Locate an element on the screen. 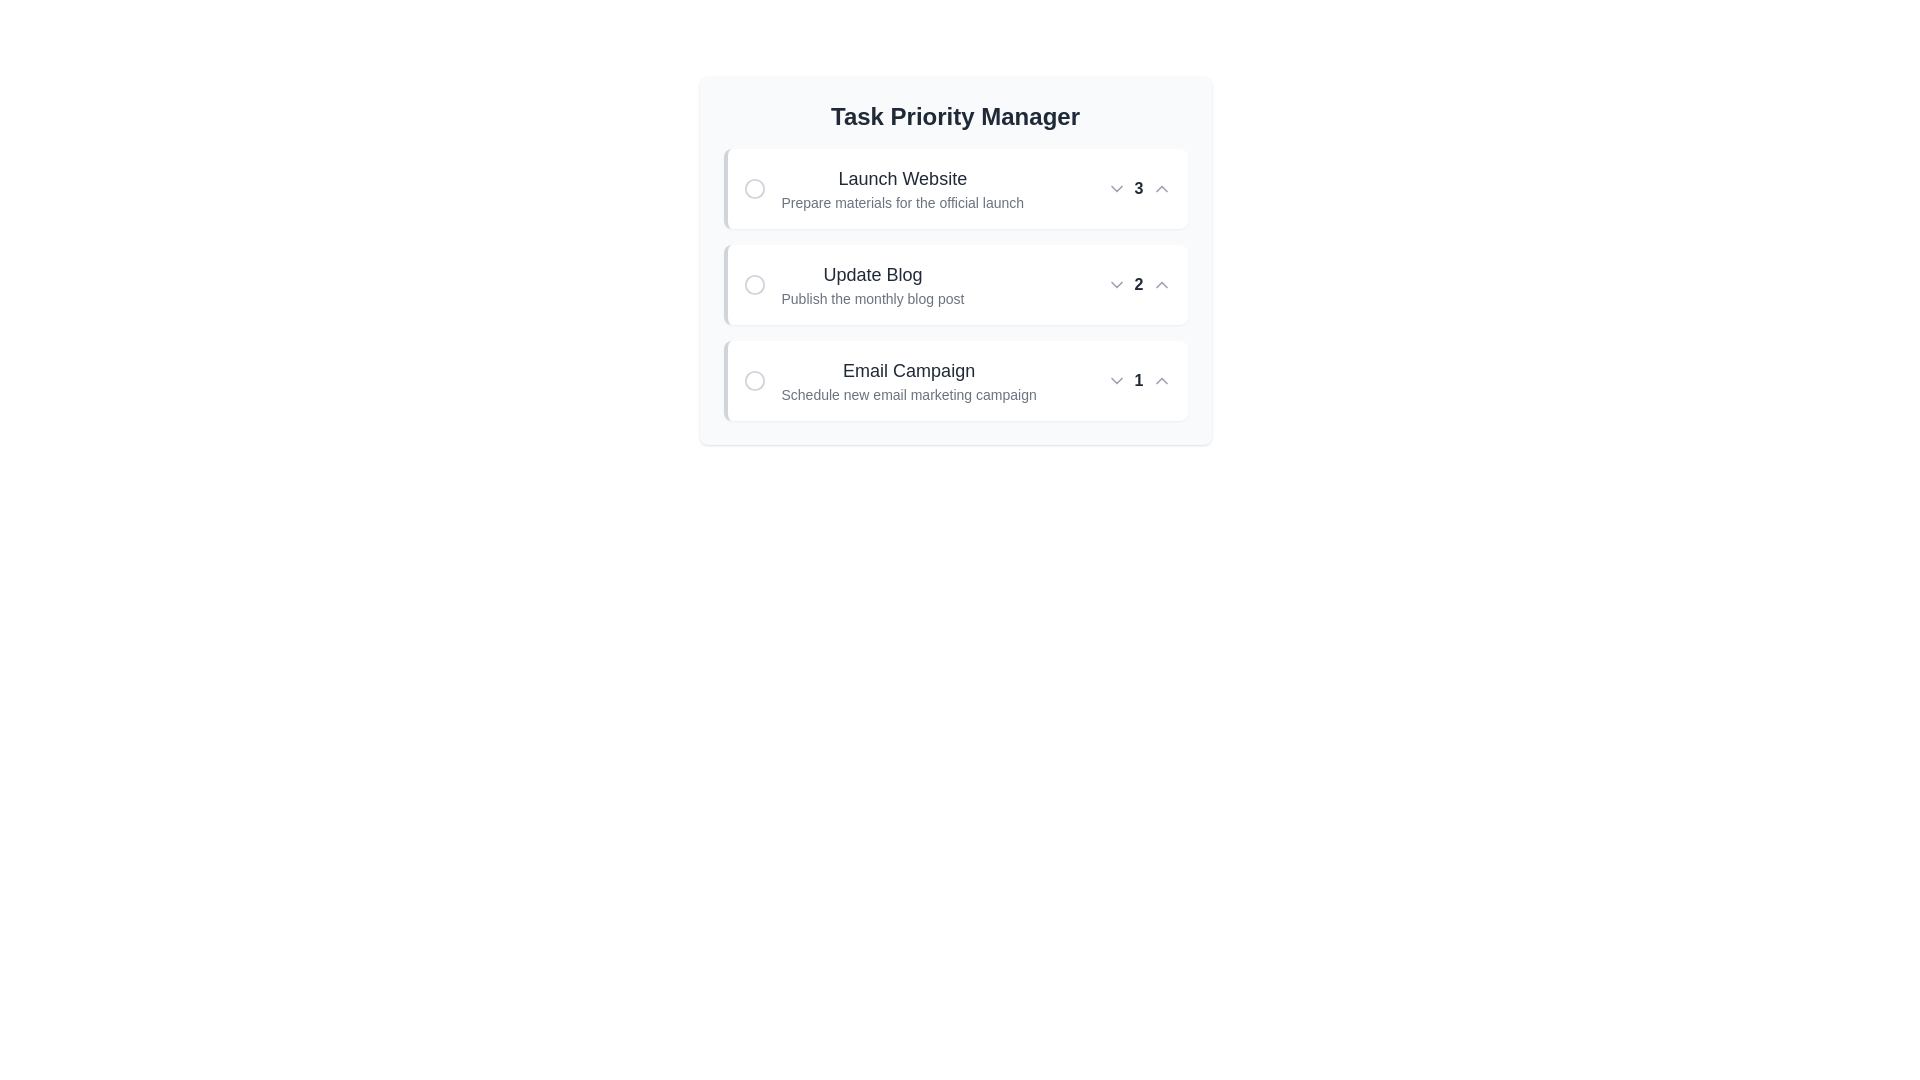  numerical text displaying the number '2', which is styled in a bold and dark typeface, located at the right end of the 'Update Blog' task section, adjacent to the increment and decrement buttons is located at coordinates (1139, 285).